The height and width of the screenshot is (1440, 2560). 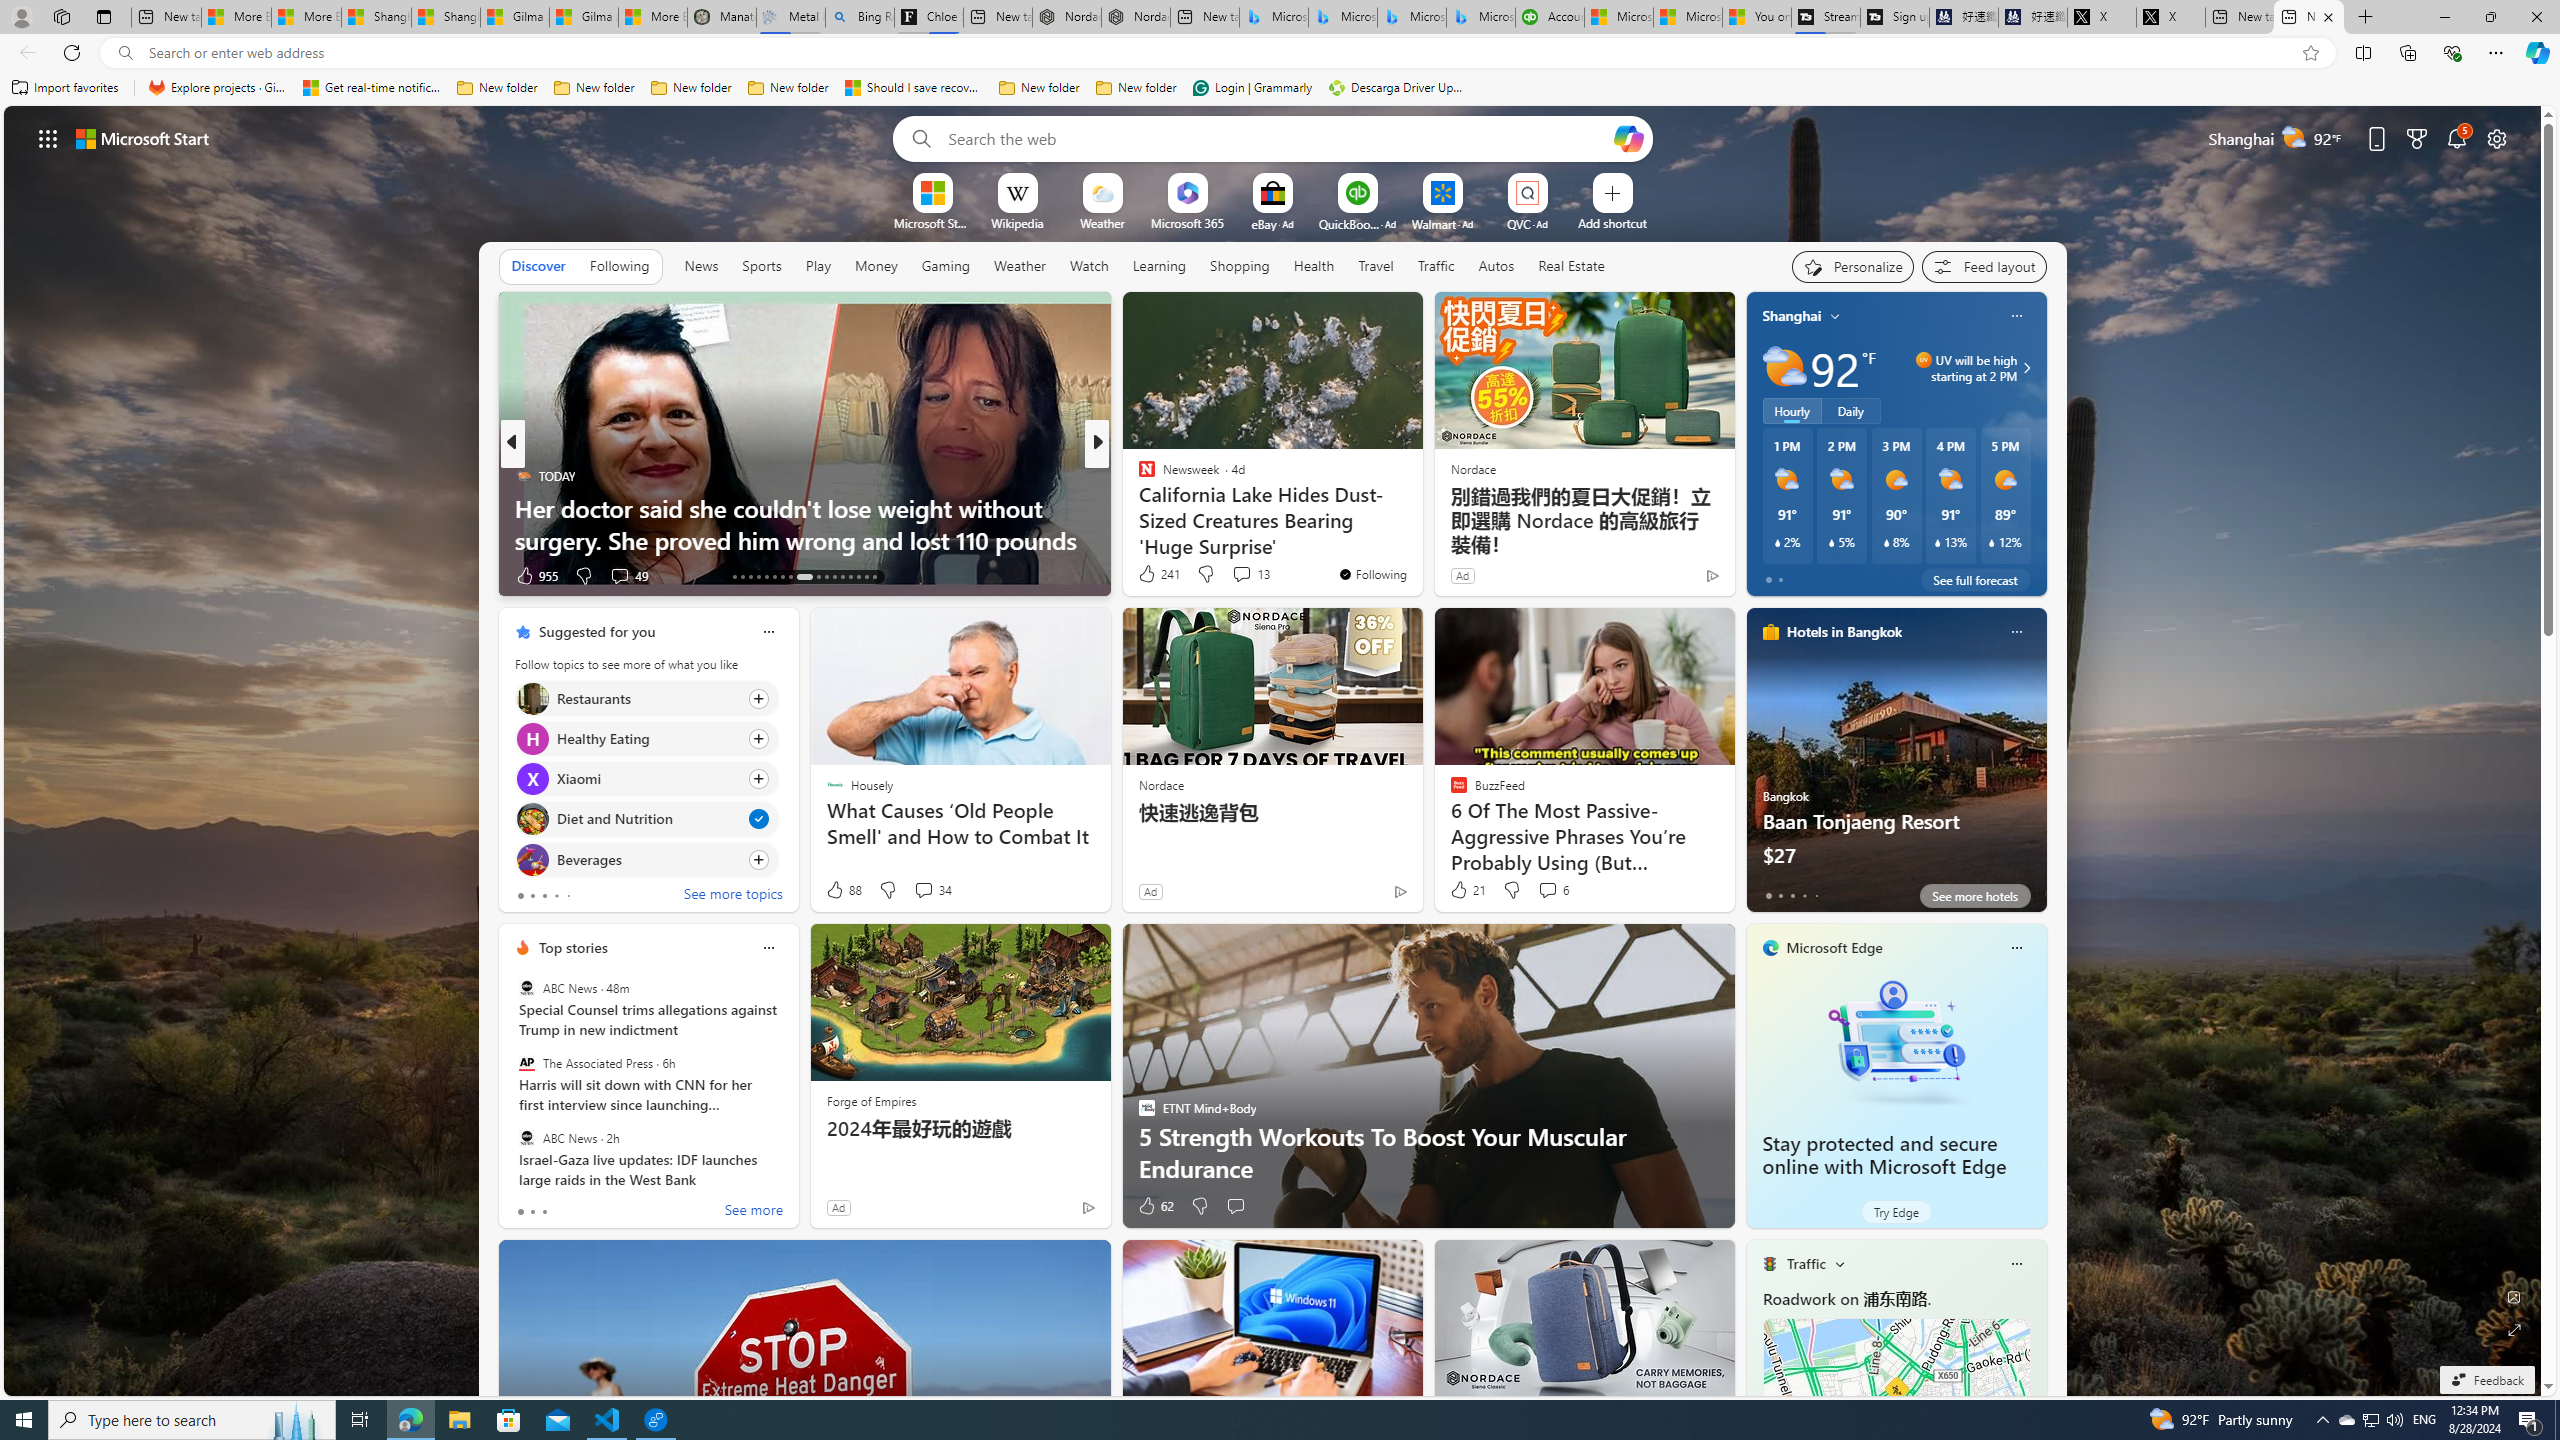 I want to click on 'AutomationID: tab-23', so click(x=826, y=577).